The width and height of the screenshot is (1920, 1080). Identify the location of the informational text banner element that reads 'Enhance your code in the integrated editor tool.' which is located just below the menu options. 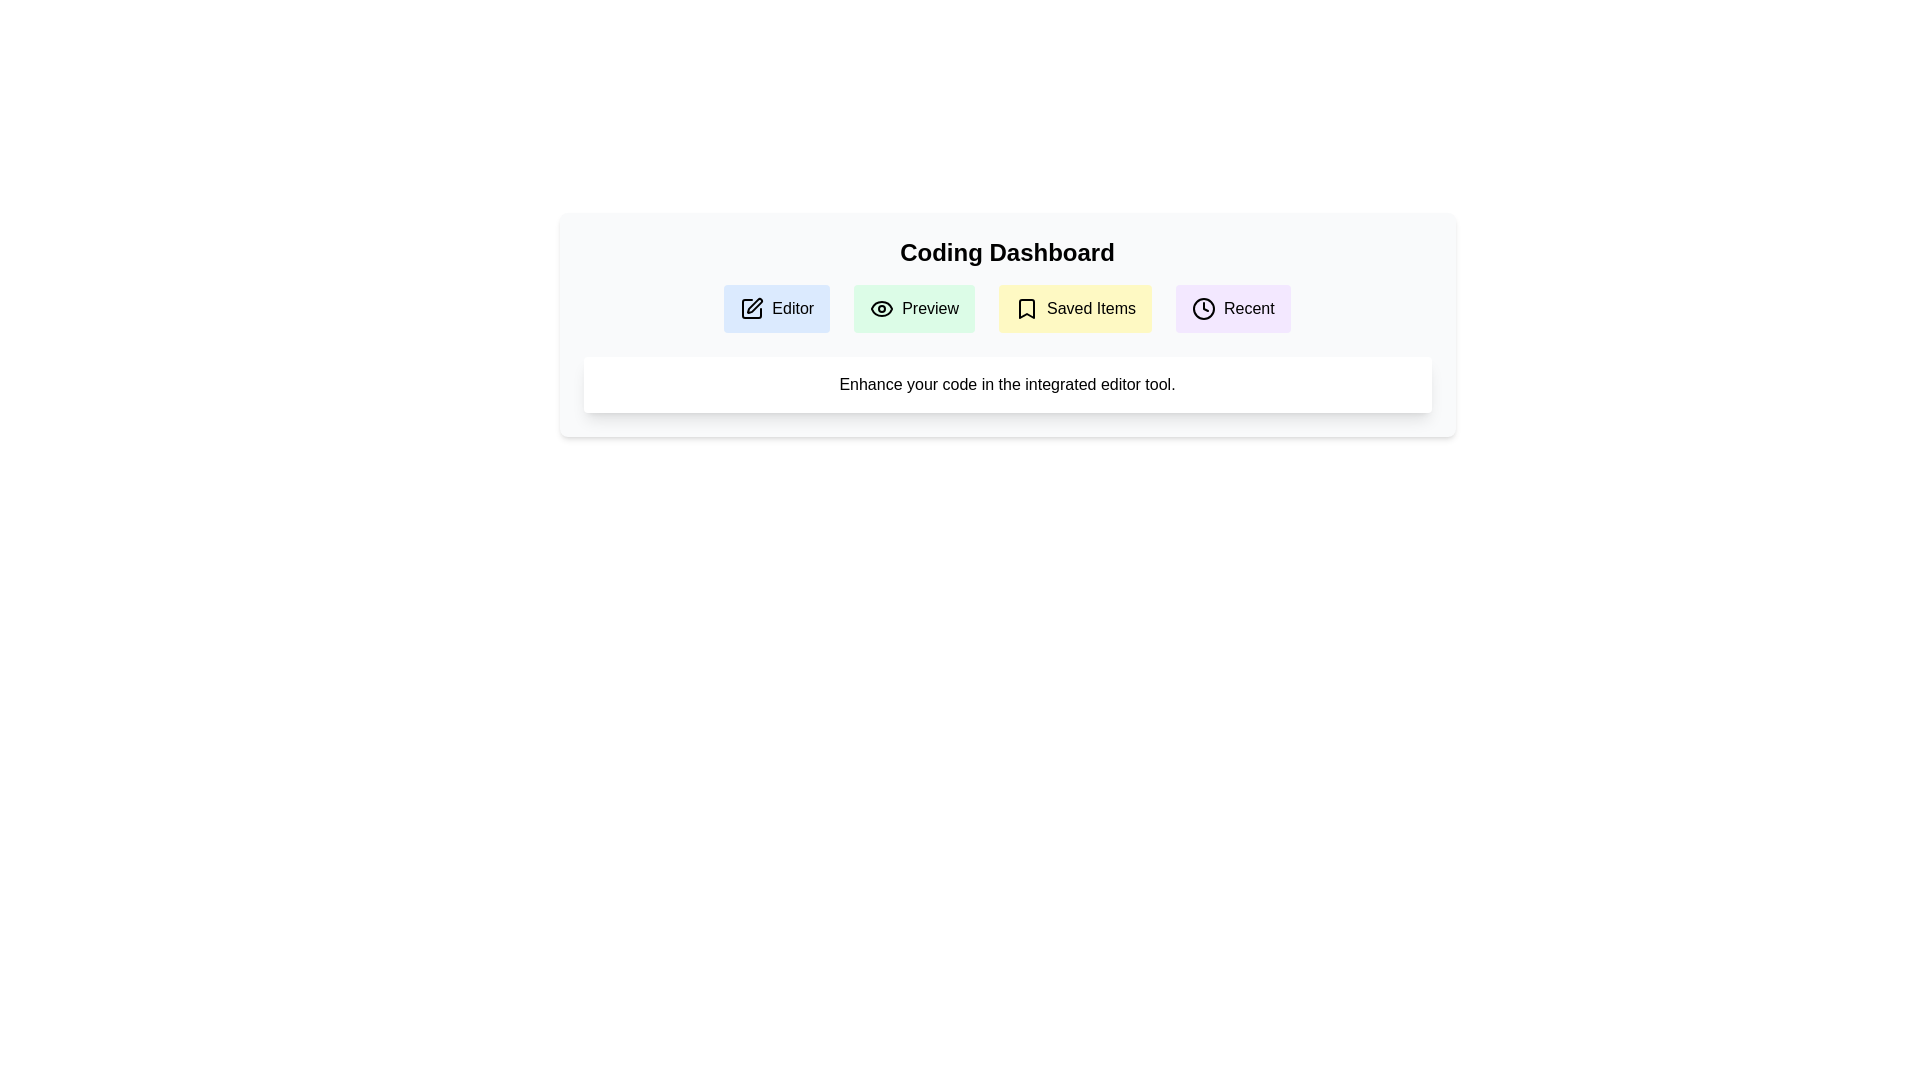
(1007, 385).